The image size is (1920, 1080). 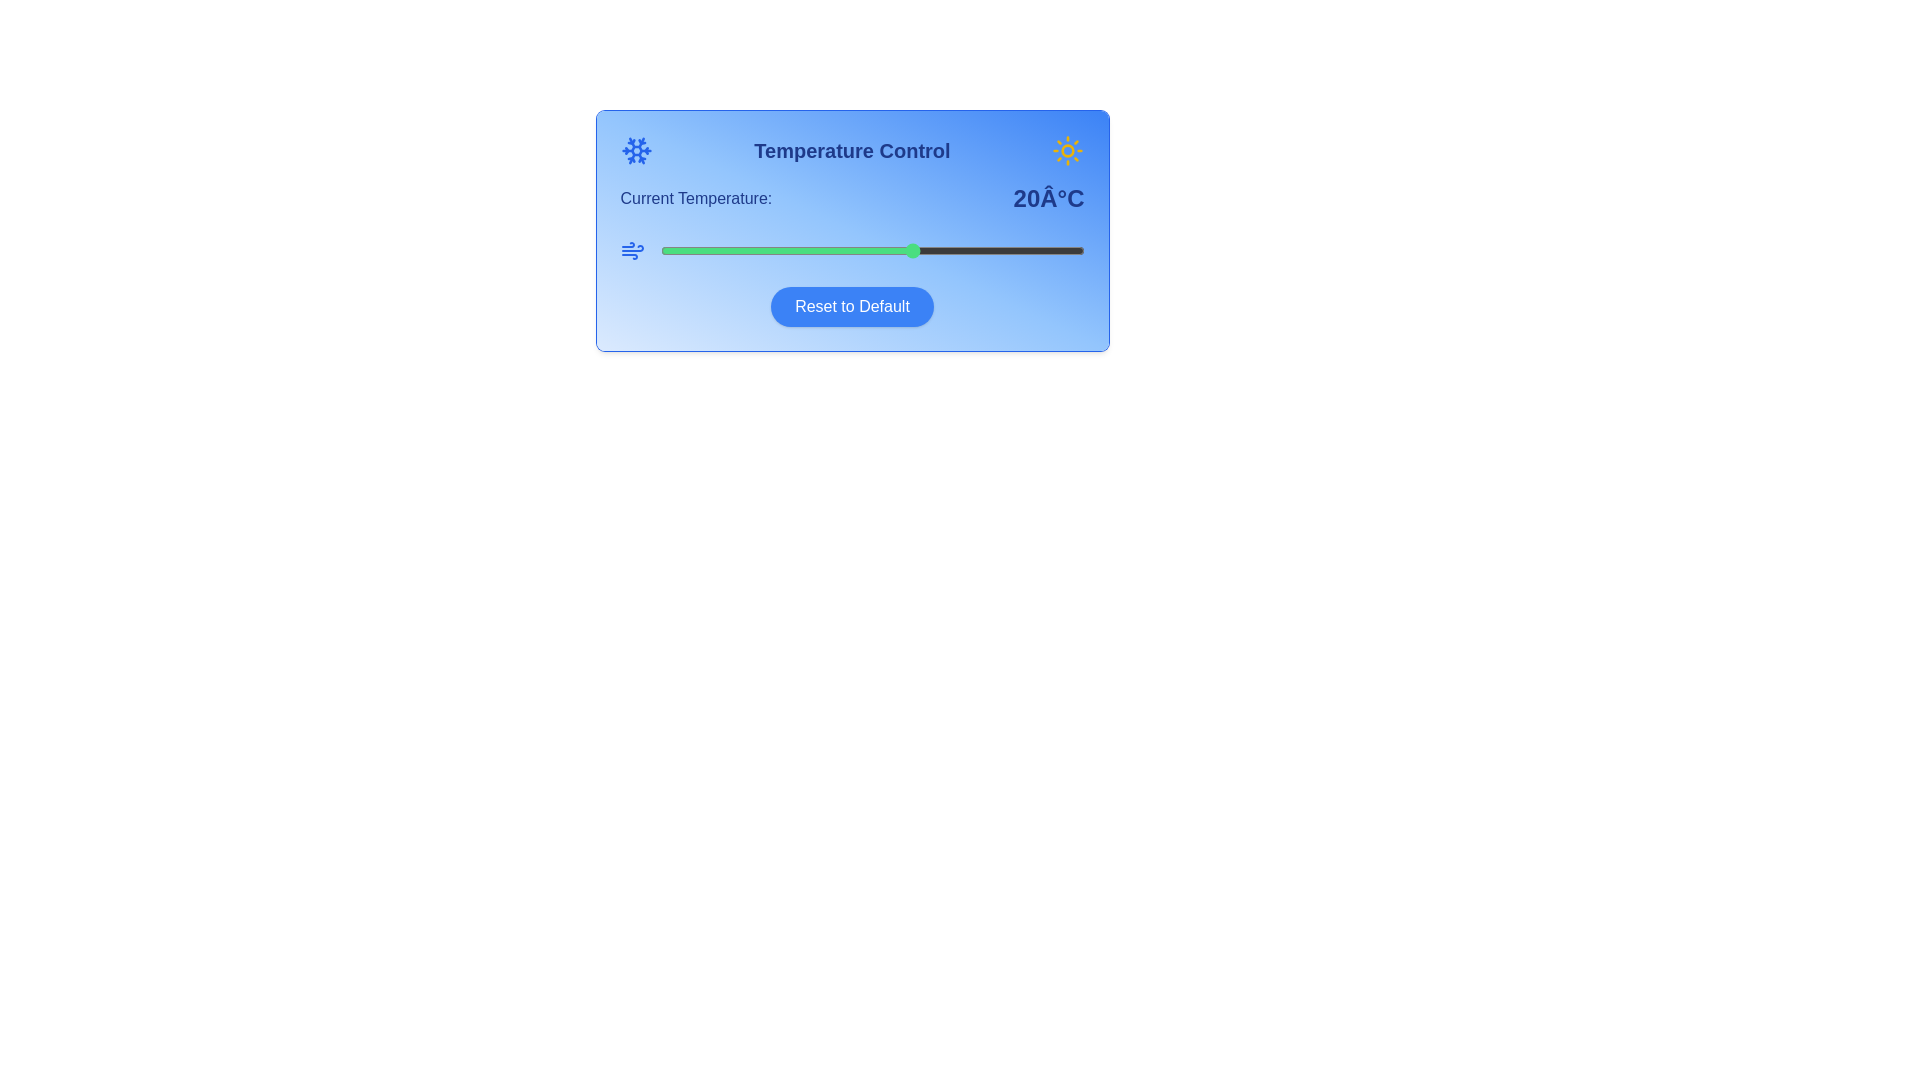 What do you see at coordinates (974, 249) in the screenshot?
I see `the temperature slider` at bounding box center [974, 249].